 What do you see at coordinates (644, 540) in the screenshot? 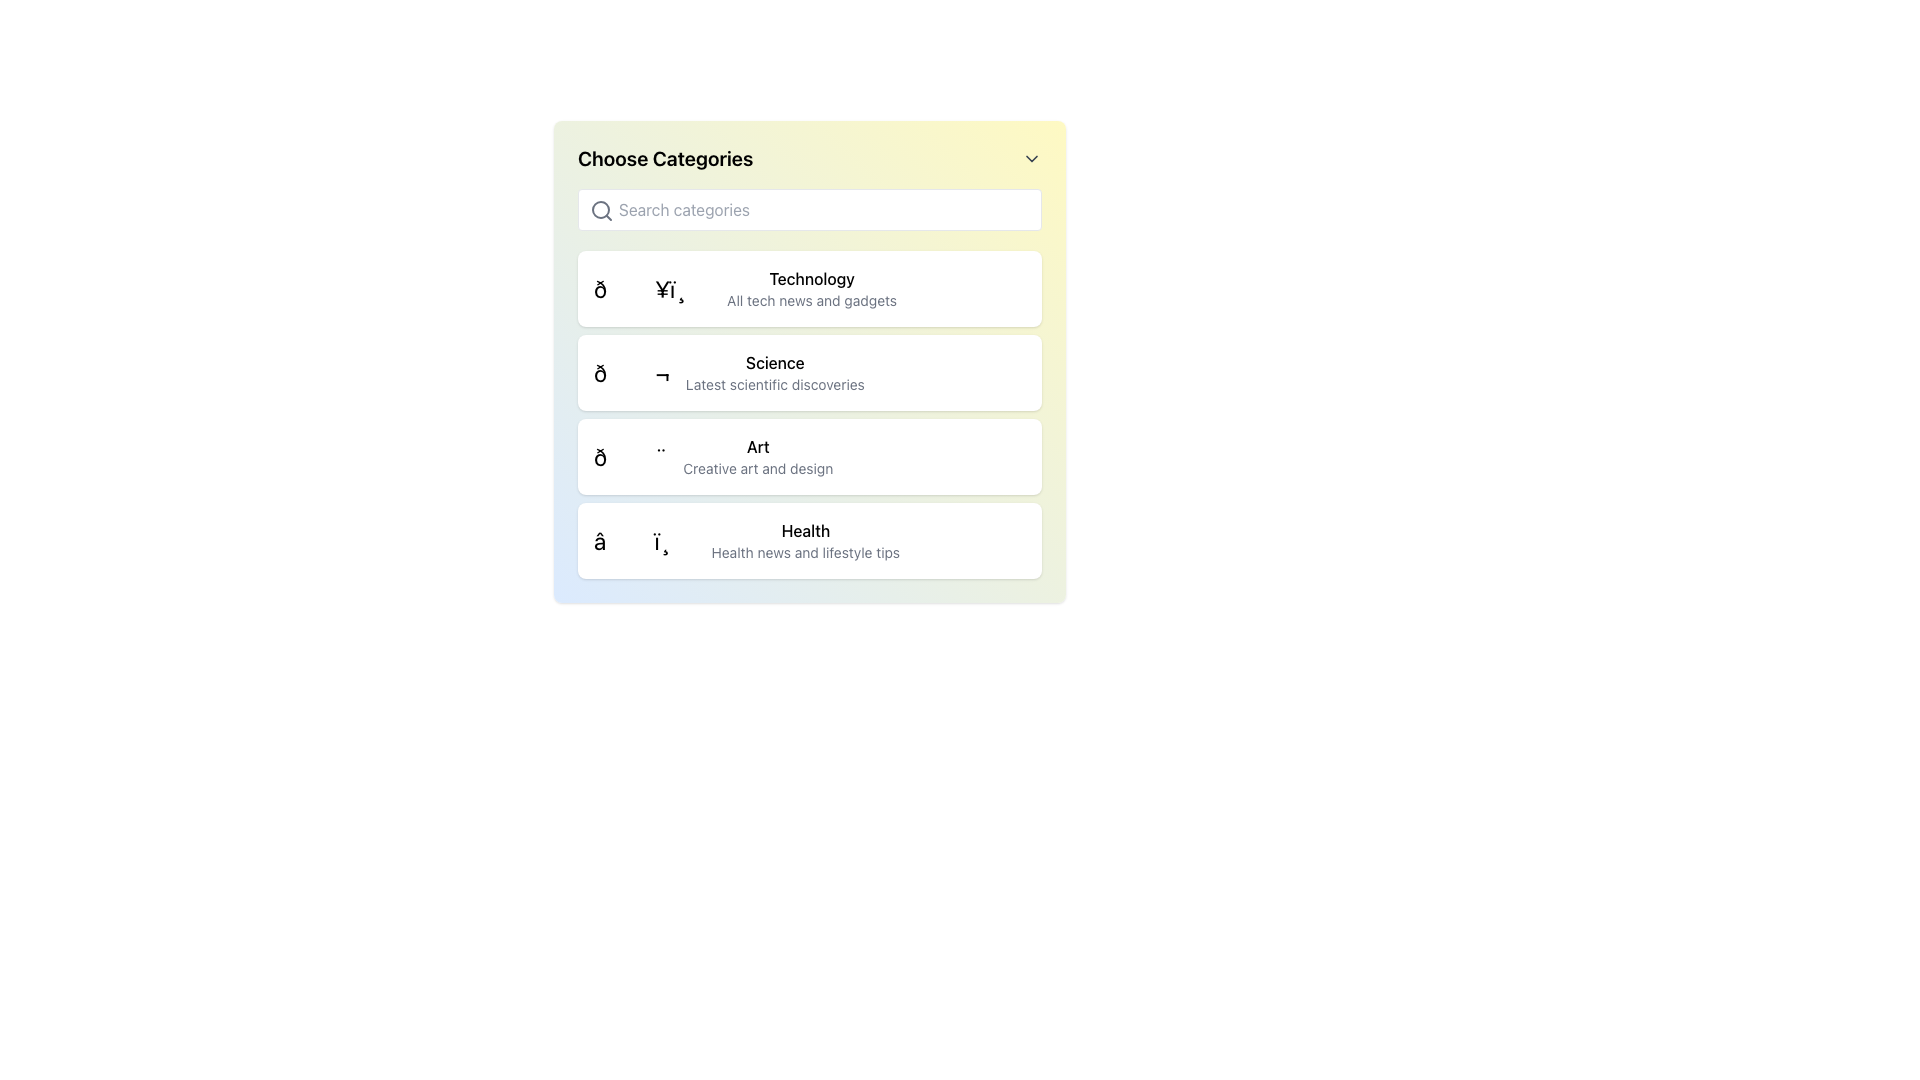
I see `the 'Health' category icon located to the left of the text 'Health' and its subtext` at bounding box center [644, 540].